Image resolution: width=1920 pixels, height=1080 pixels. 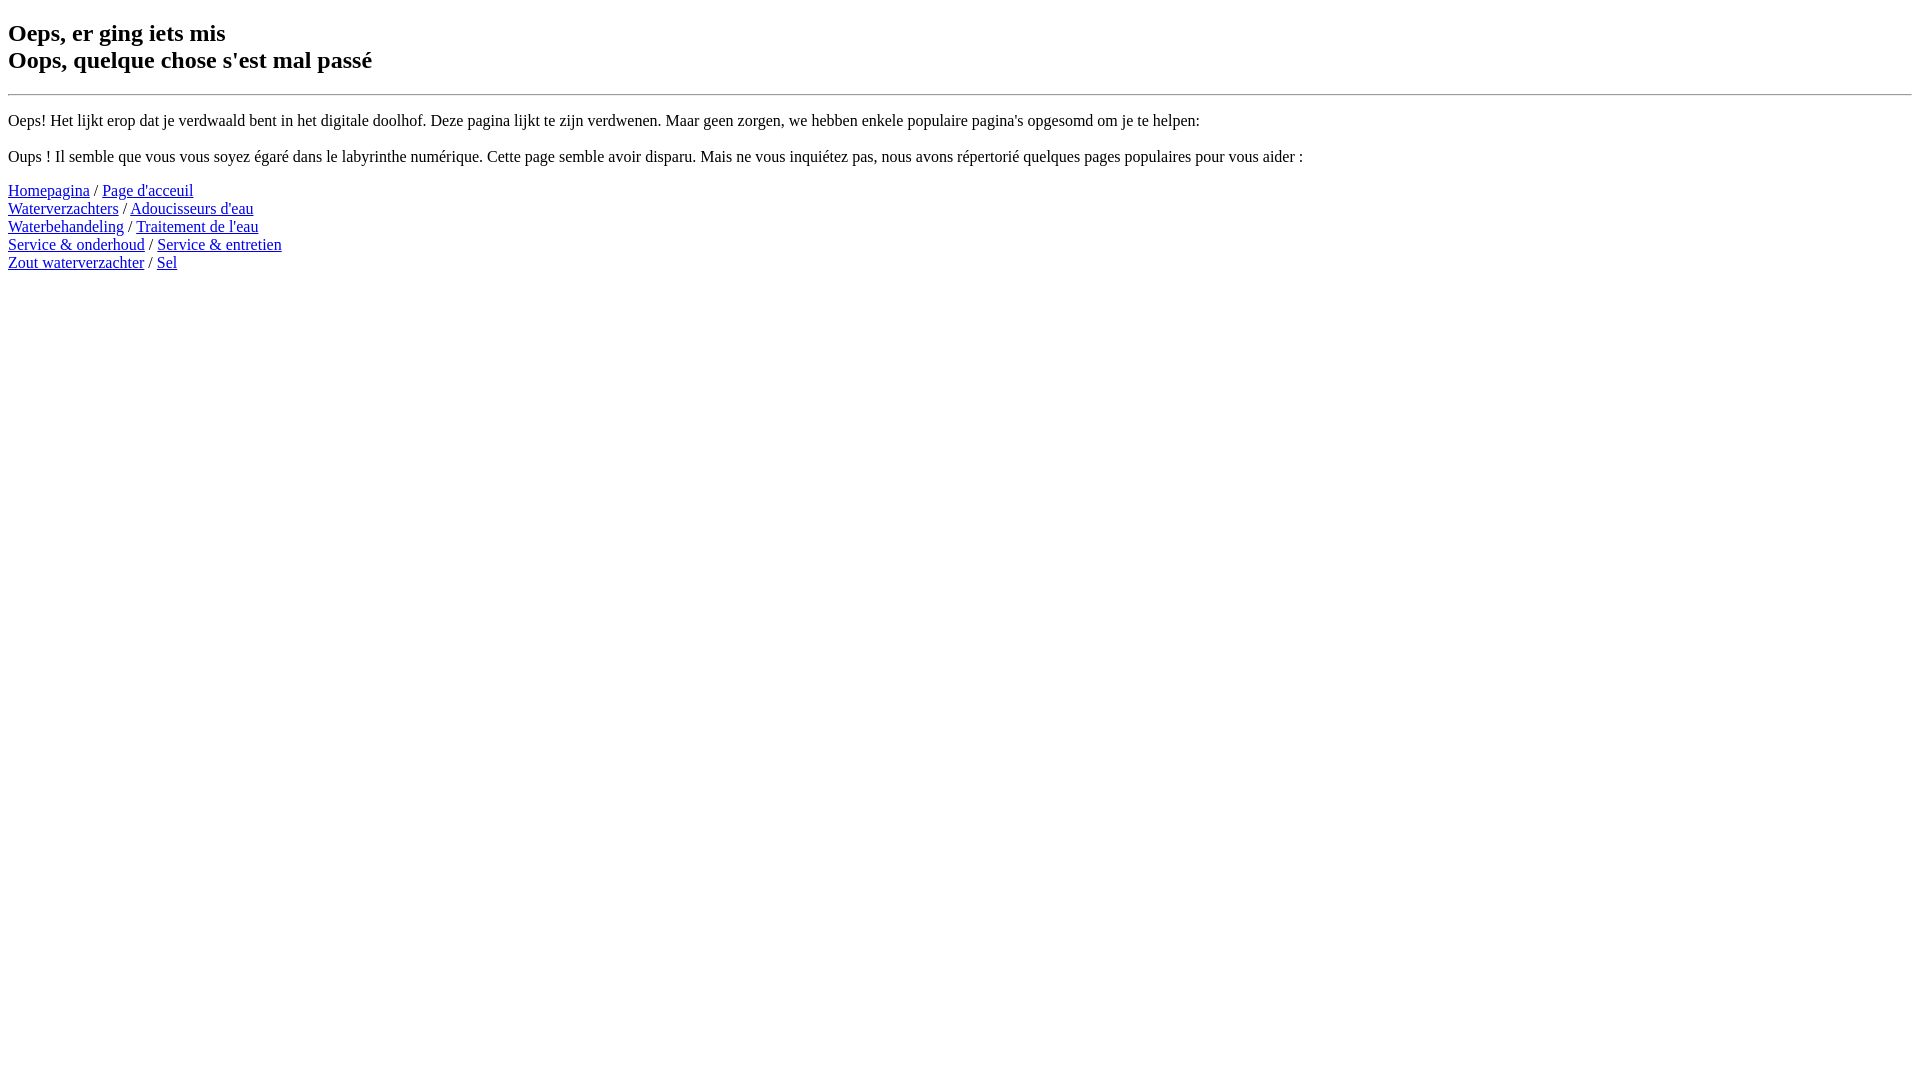 What do you see at coordinates (48, 190) in the screenshot?
I see `'Homepagina'` at bounding box center [48, 190].